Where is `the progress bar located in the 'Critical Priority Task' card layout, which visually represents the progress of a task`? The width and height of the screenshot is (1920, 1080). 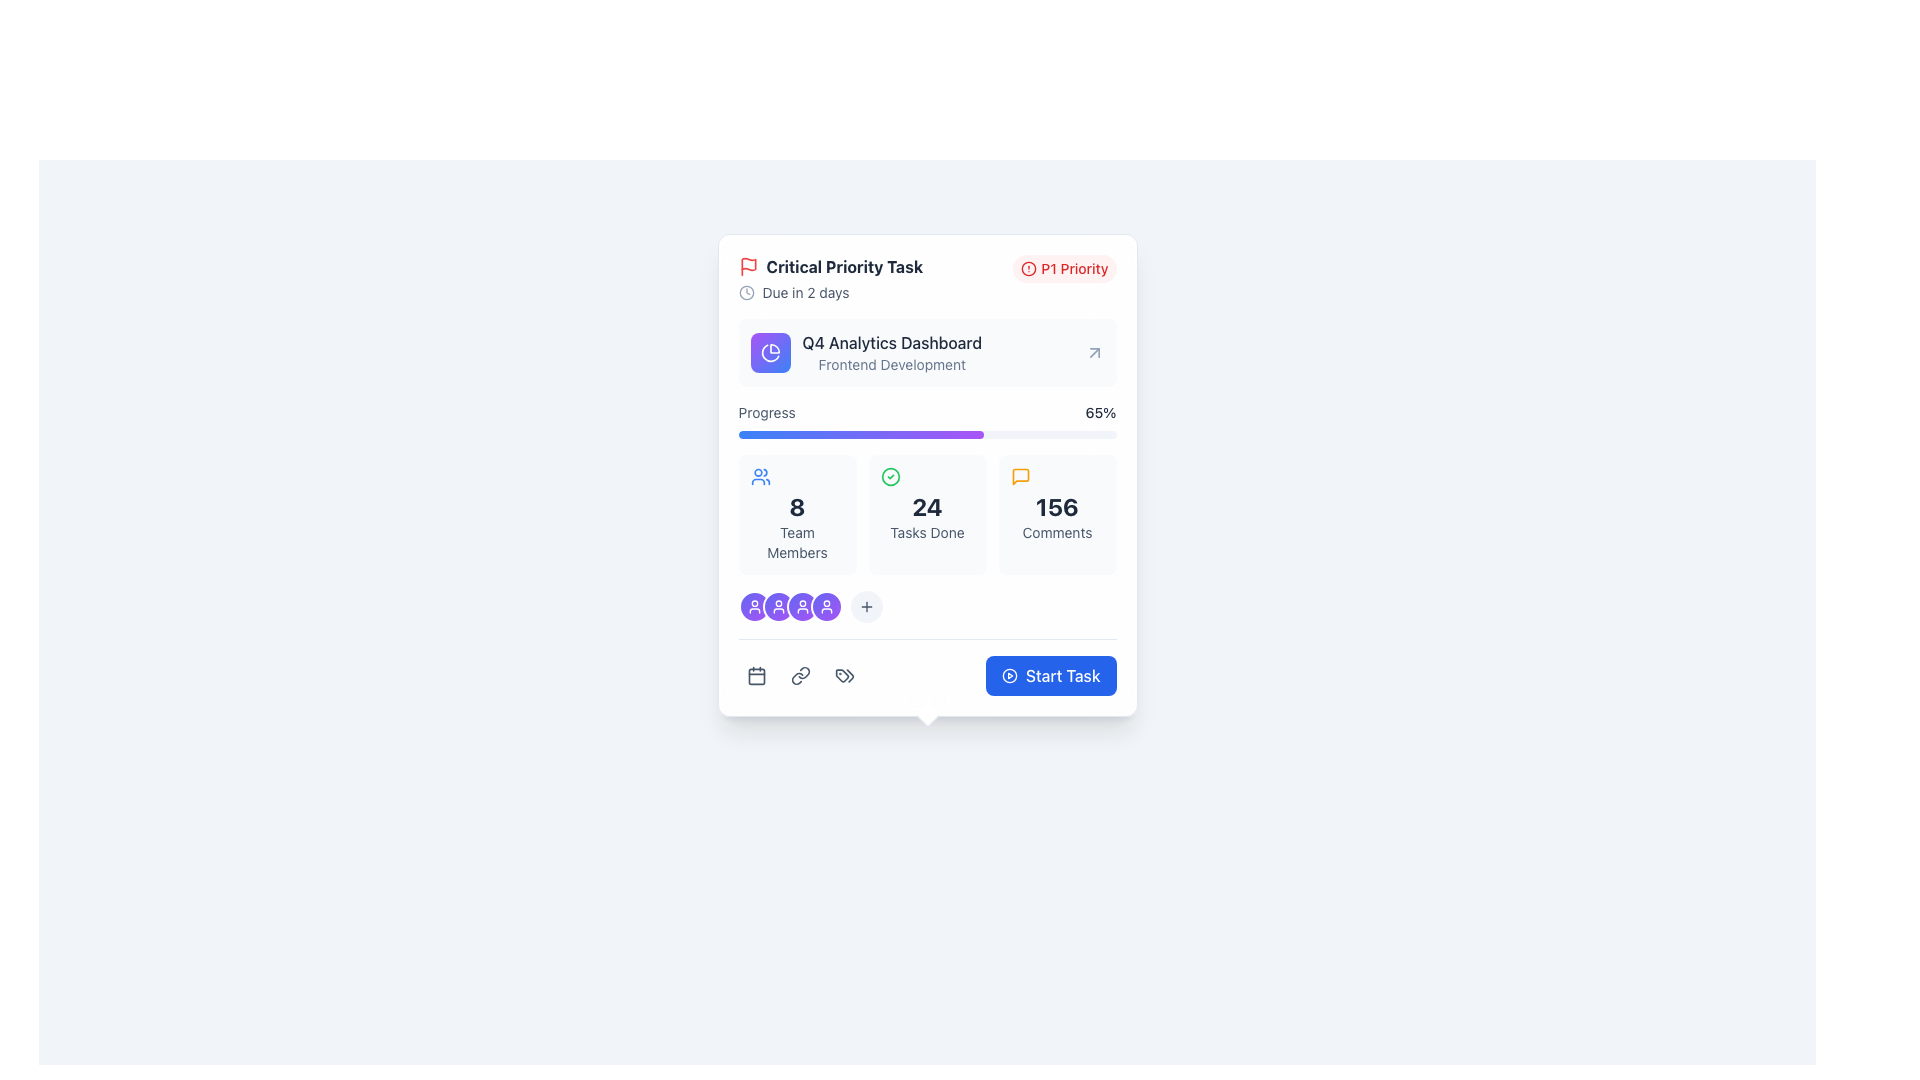
the progress bar located in the 'Critical Priority Task' card layout, which visually represents the progress of a task is located at coordinates (861, 434).